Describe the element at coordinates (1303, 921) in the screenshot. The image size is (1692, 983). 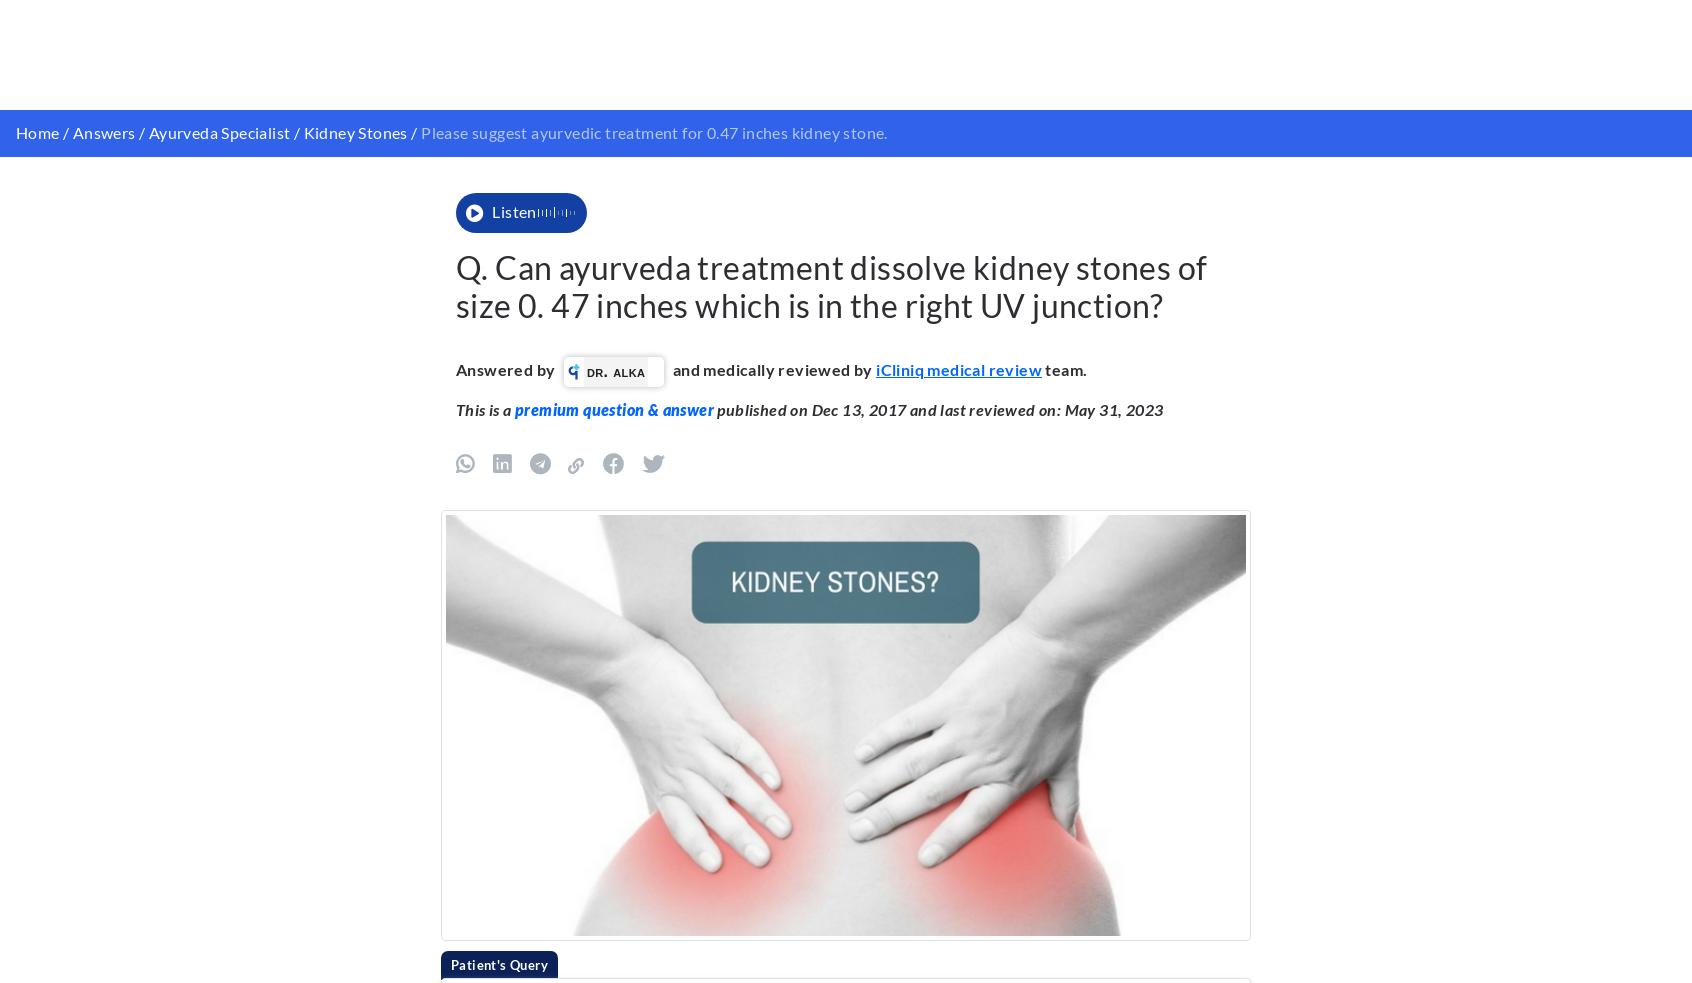
I see `'24/7 Support'` at that location.